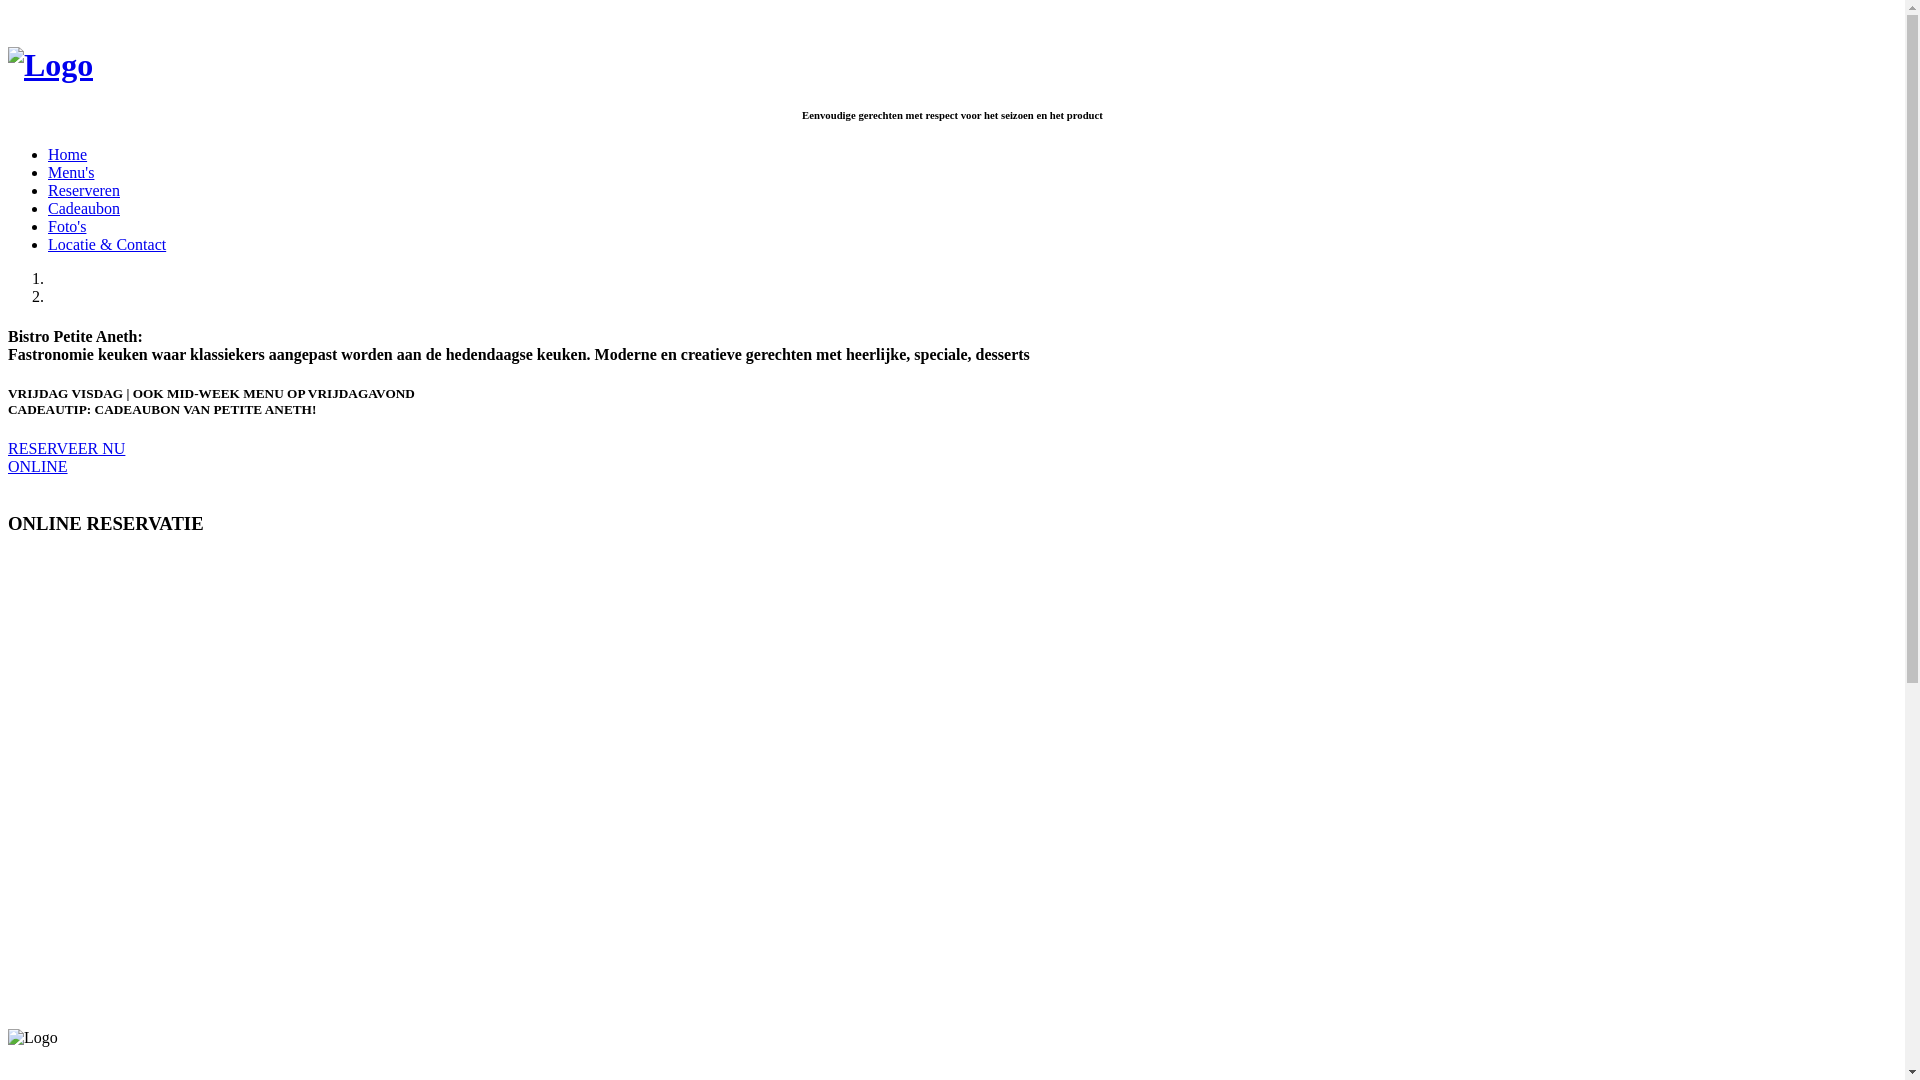  I want to click on 'Foto's', so click(67, 225).